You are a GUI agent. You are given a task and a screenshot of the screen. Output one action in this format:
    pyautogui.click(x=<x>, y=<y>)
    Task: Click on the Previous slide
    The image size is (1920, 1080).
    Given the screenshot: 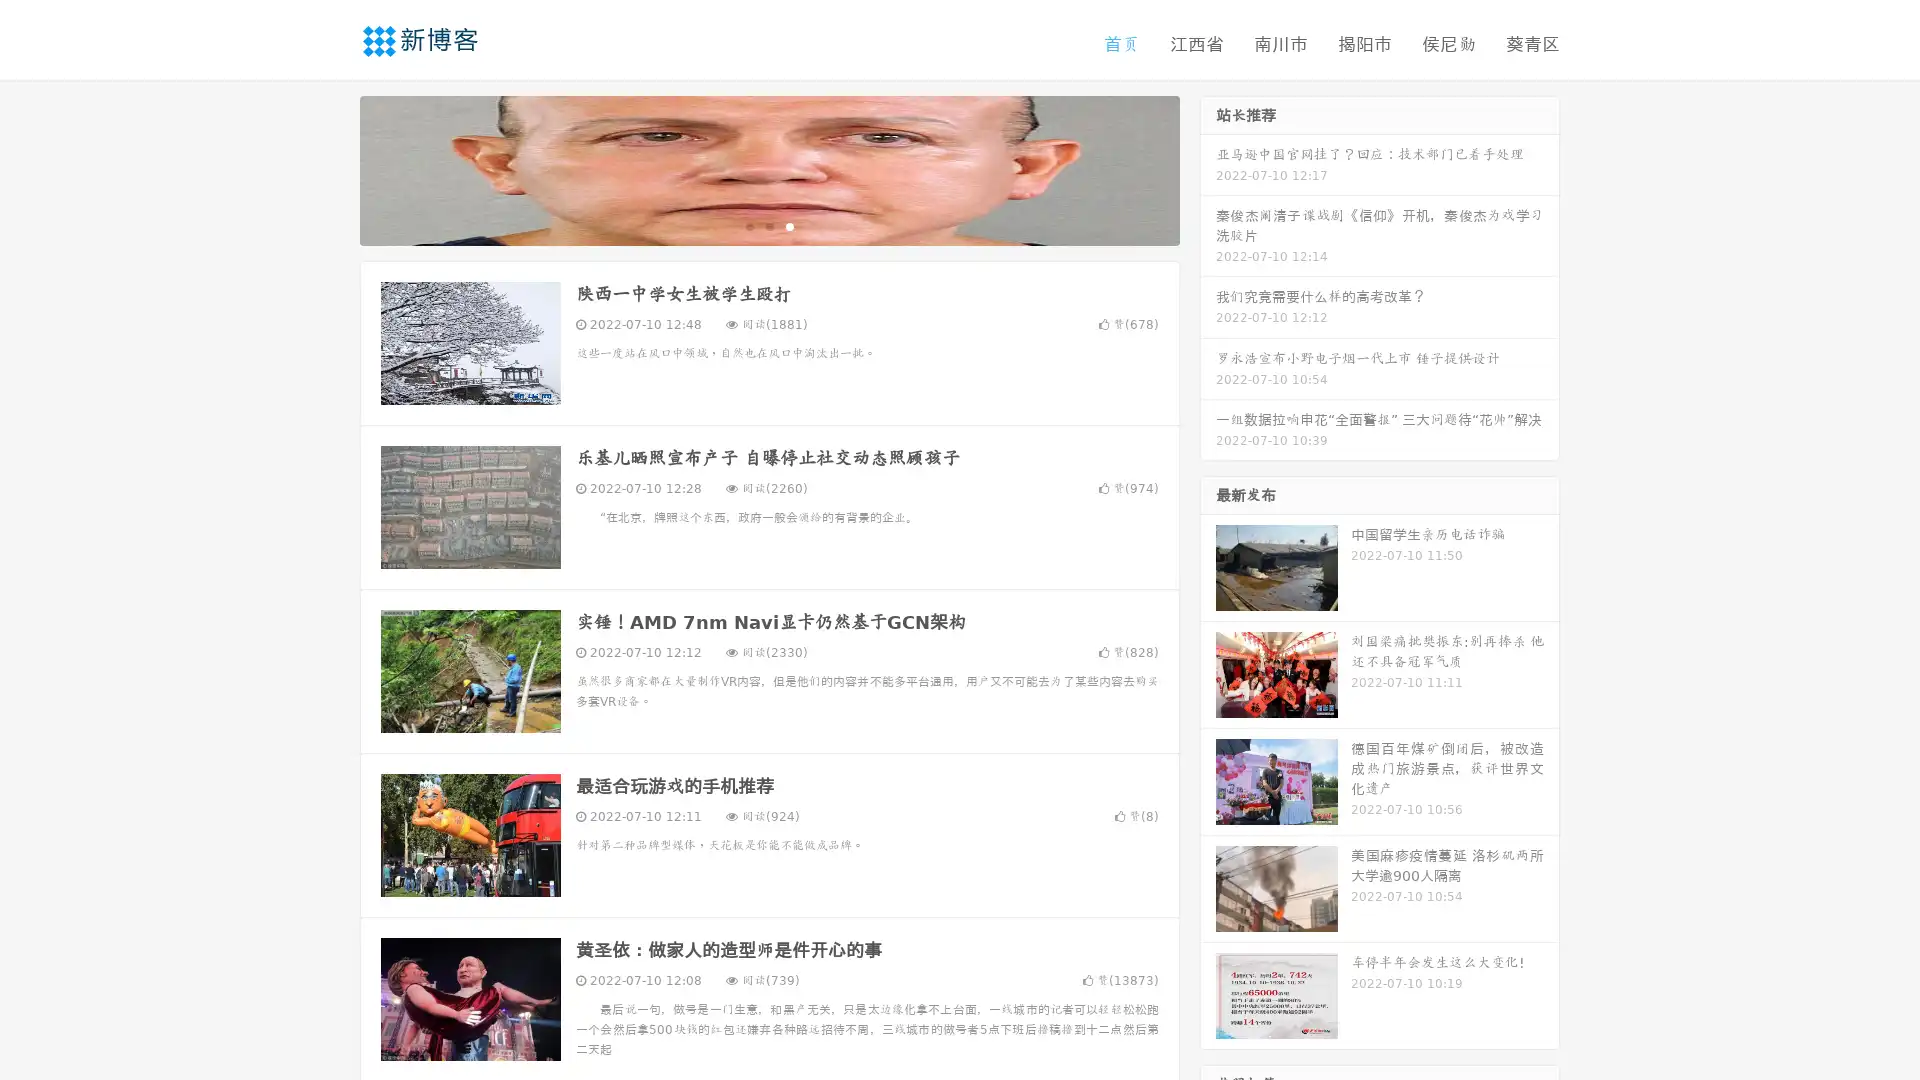 What is the action you would take?
    pyautogui.click(x=330, y=168)
    